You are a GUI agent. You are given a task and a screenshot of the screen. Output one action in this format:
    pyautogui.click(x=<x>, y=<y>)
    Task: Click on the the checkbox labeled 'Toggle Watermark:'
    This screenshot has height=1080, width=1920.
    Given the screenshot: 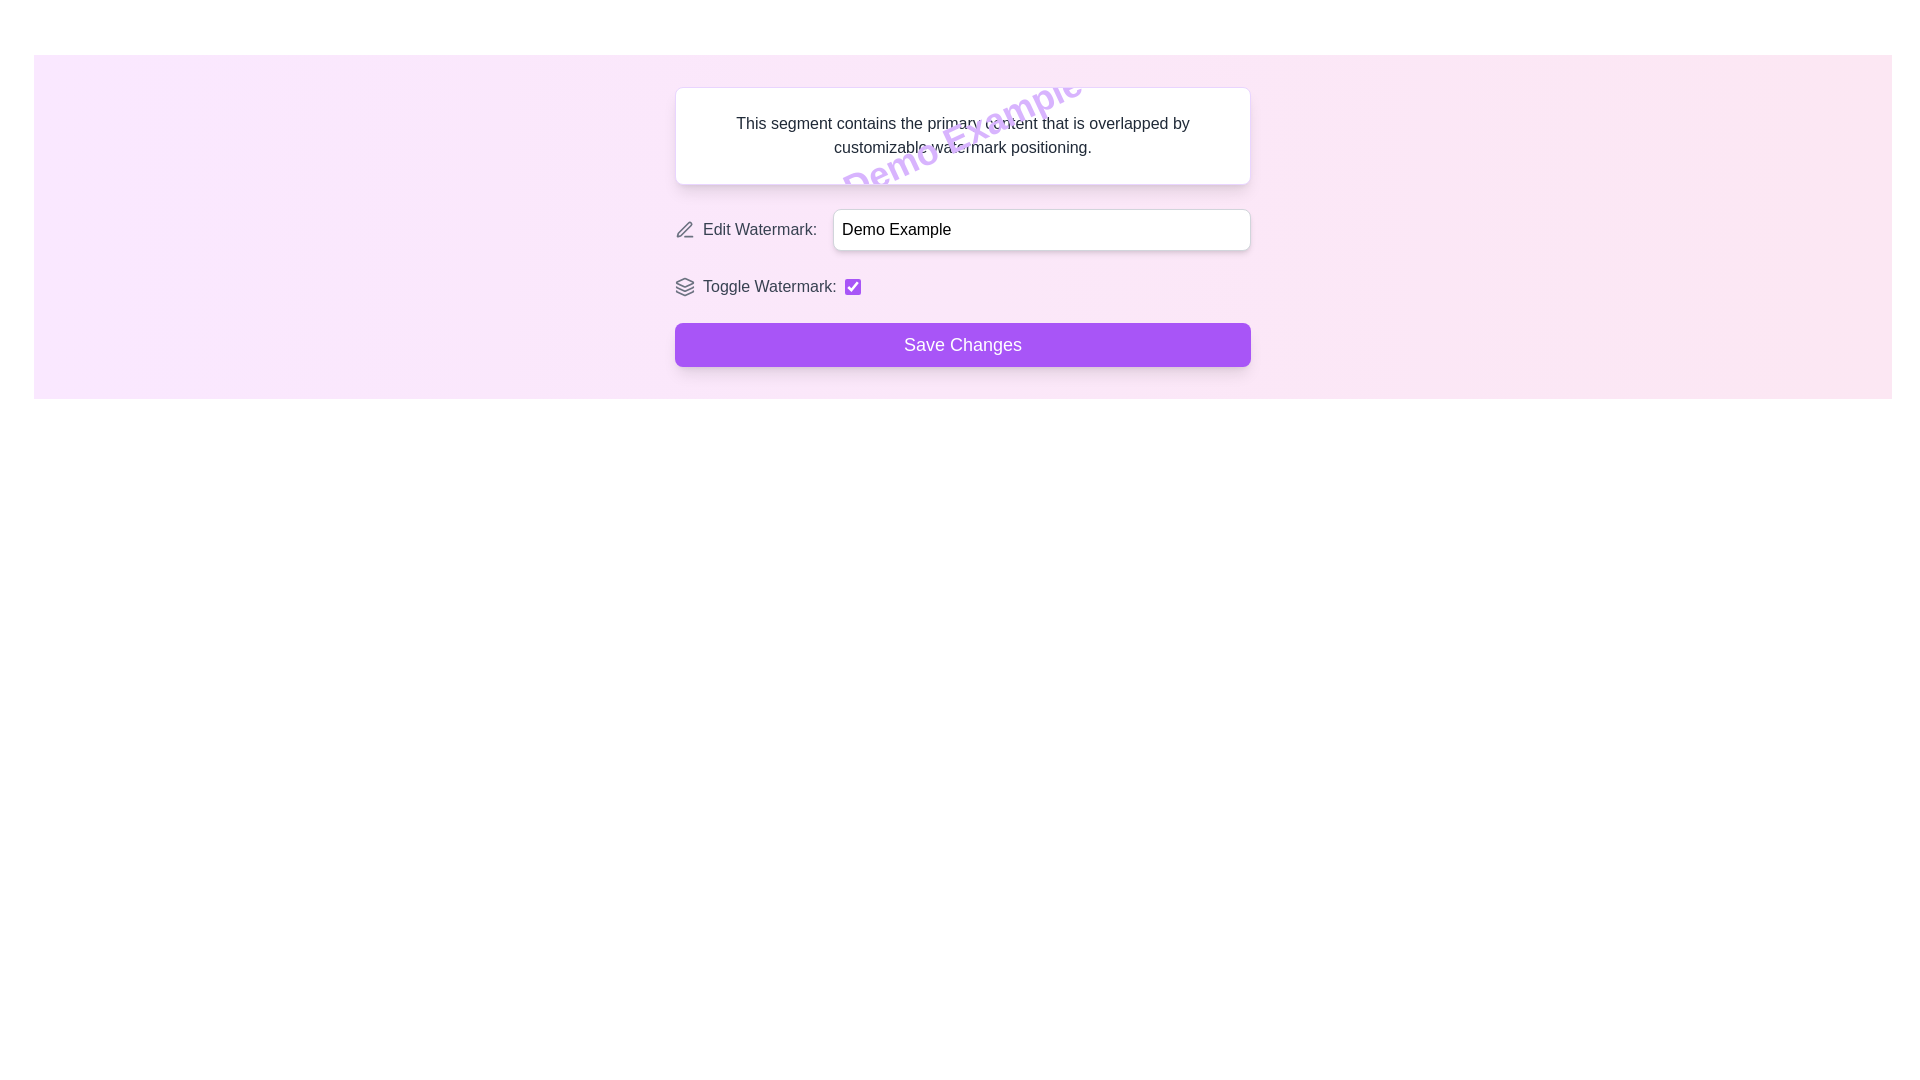 What is the action you would take?
    pyautogui.click(x=963, y=286)
    